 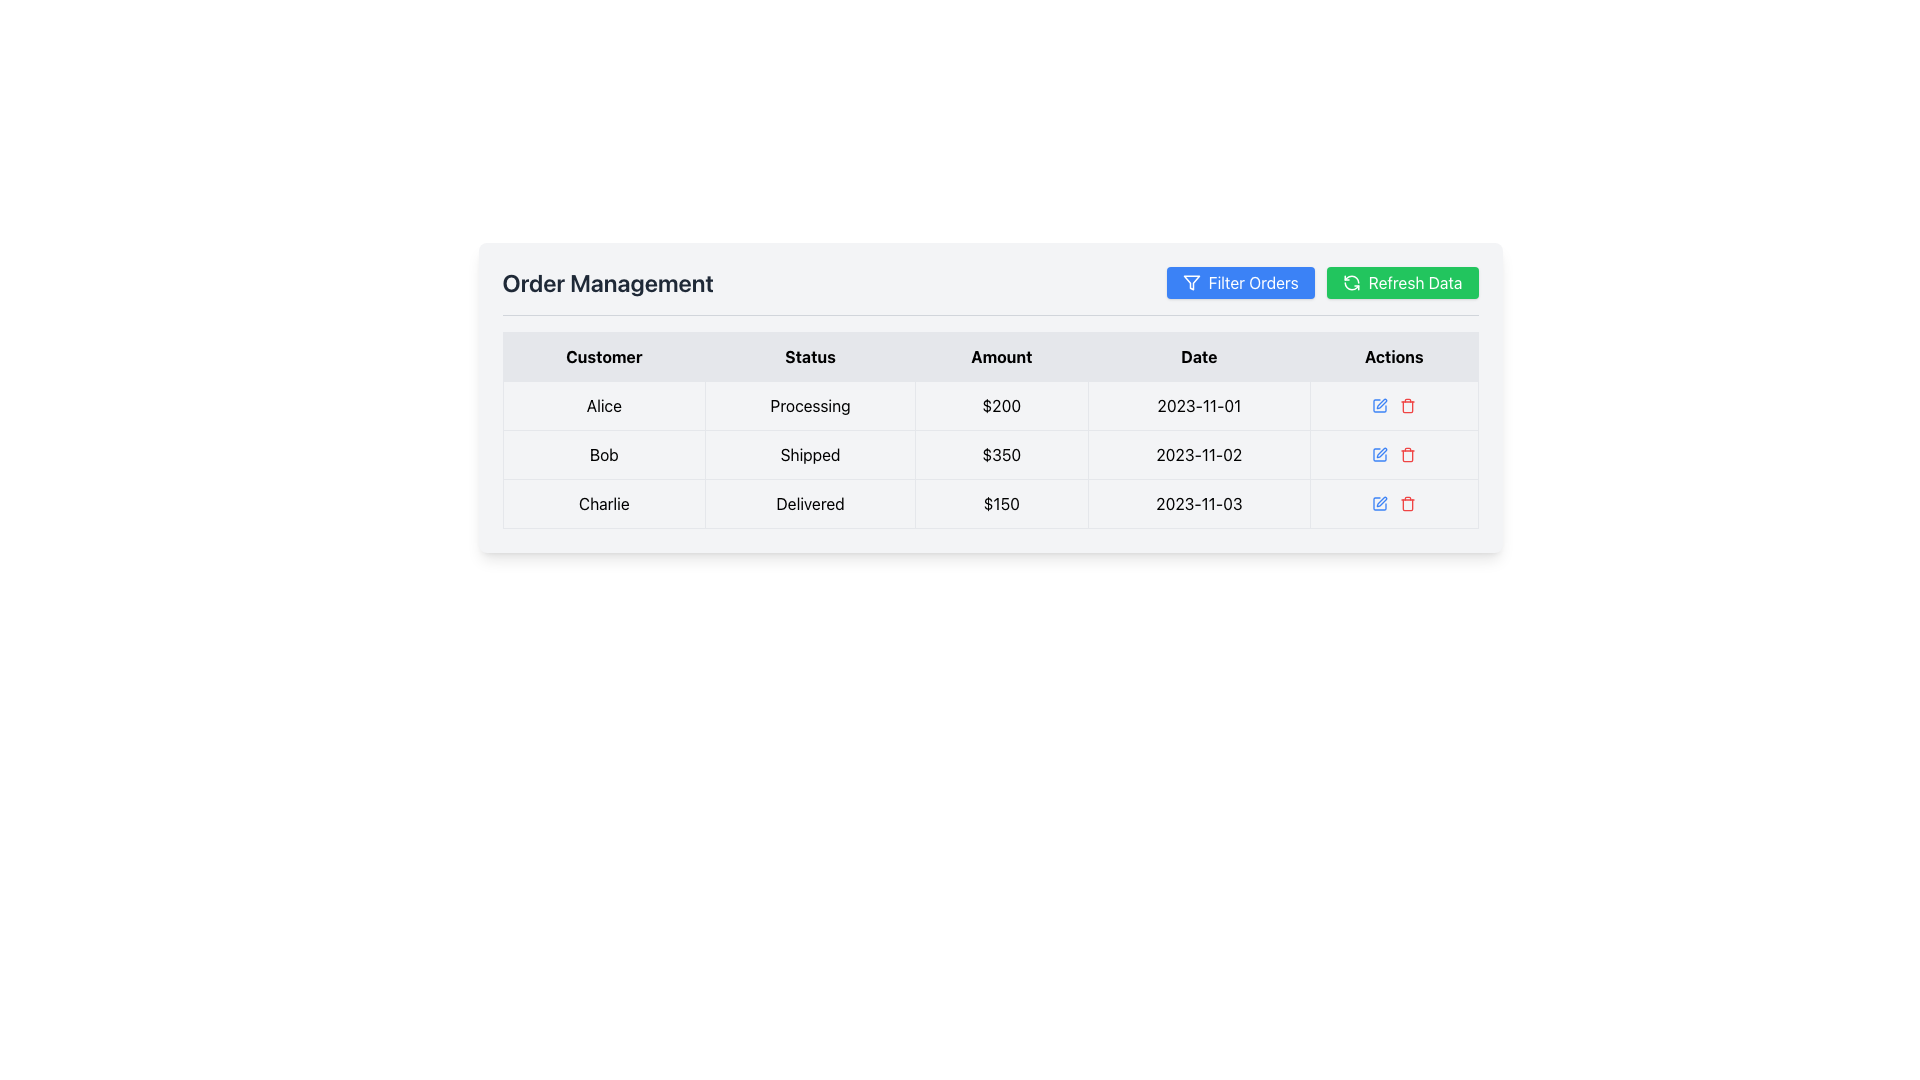 I want to click on the text label displaying the name of the customer in the first row of the table under the 'Customer' column, so click(x=603, y=405).